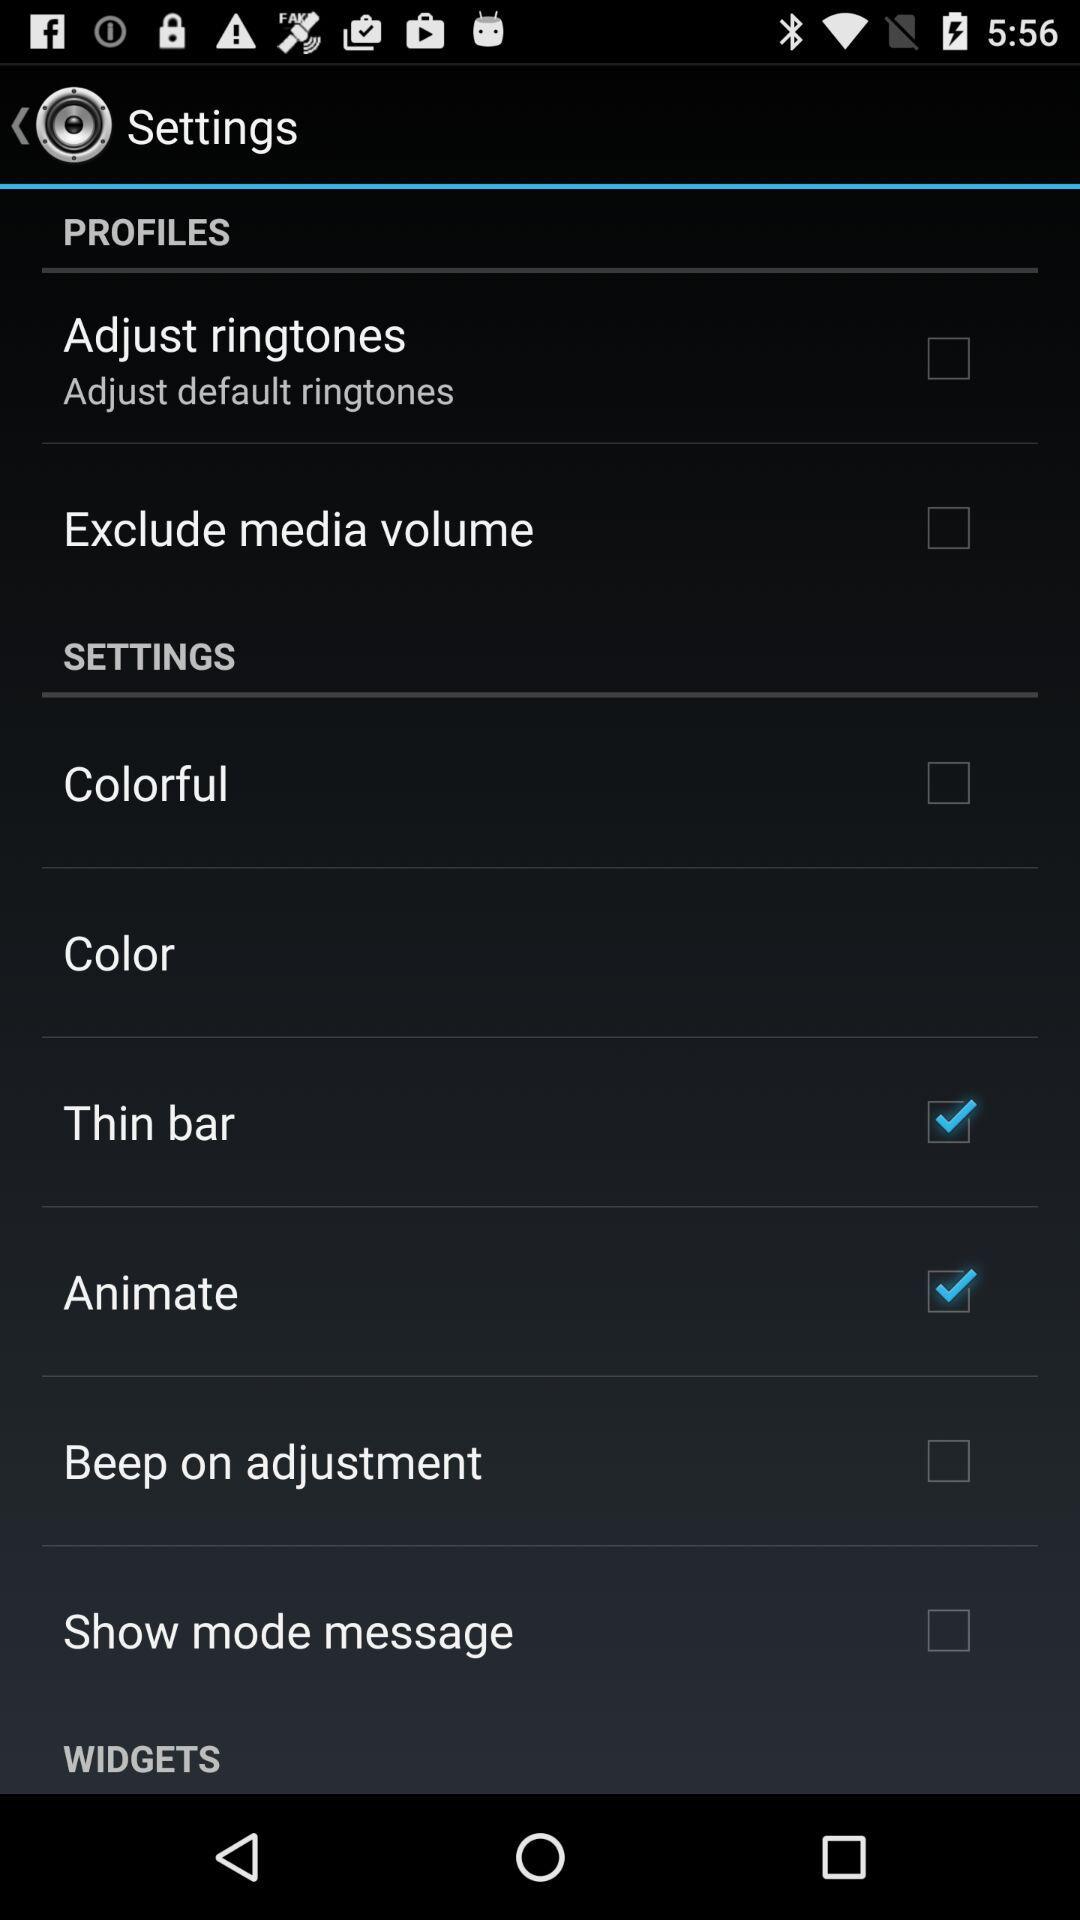  What do you see at coordinates (144, 781) in the screenshot?
I see `app above color` at bounding box center [144, 781].